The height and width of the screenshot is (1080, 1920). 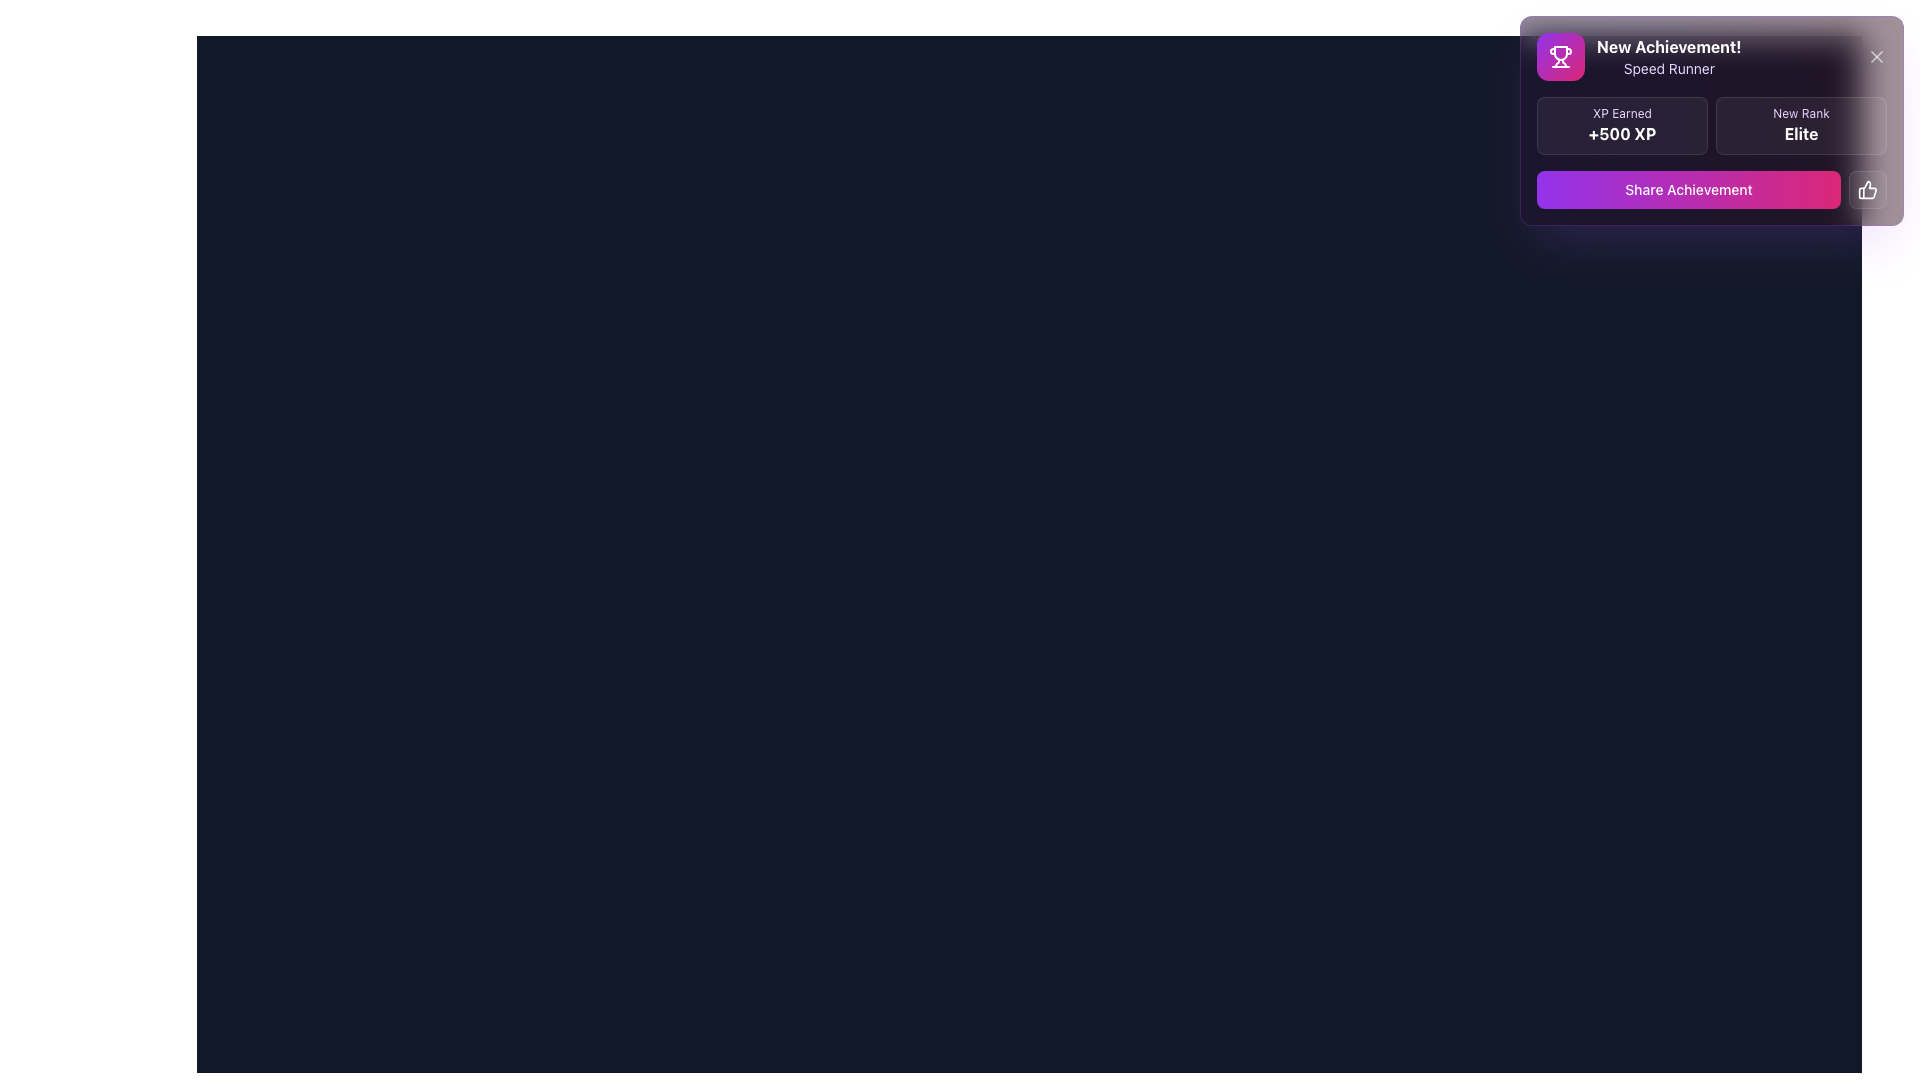 What do you see at coordinates (1875, 56) in the screenshot?
I see `the dismiss button (a light gray or white 'X' icon) located in the top-right corner of the 'New Achievement! Speed Runner' notification card to trigger the tooltip or visual feedback` at bounding box center [1875, 56].